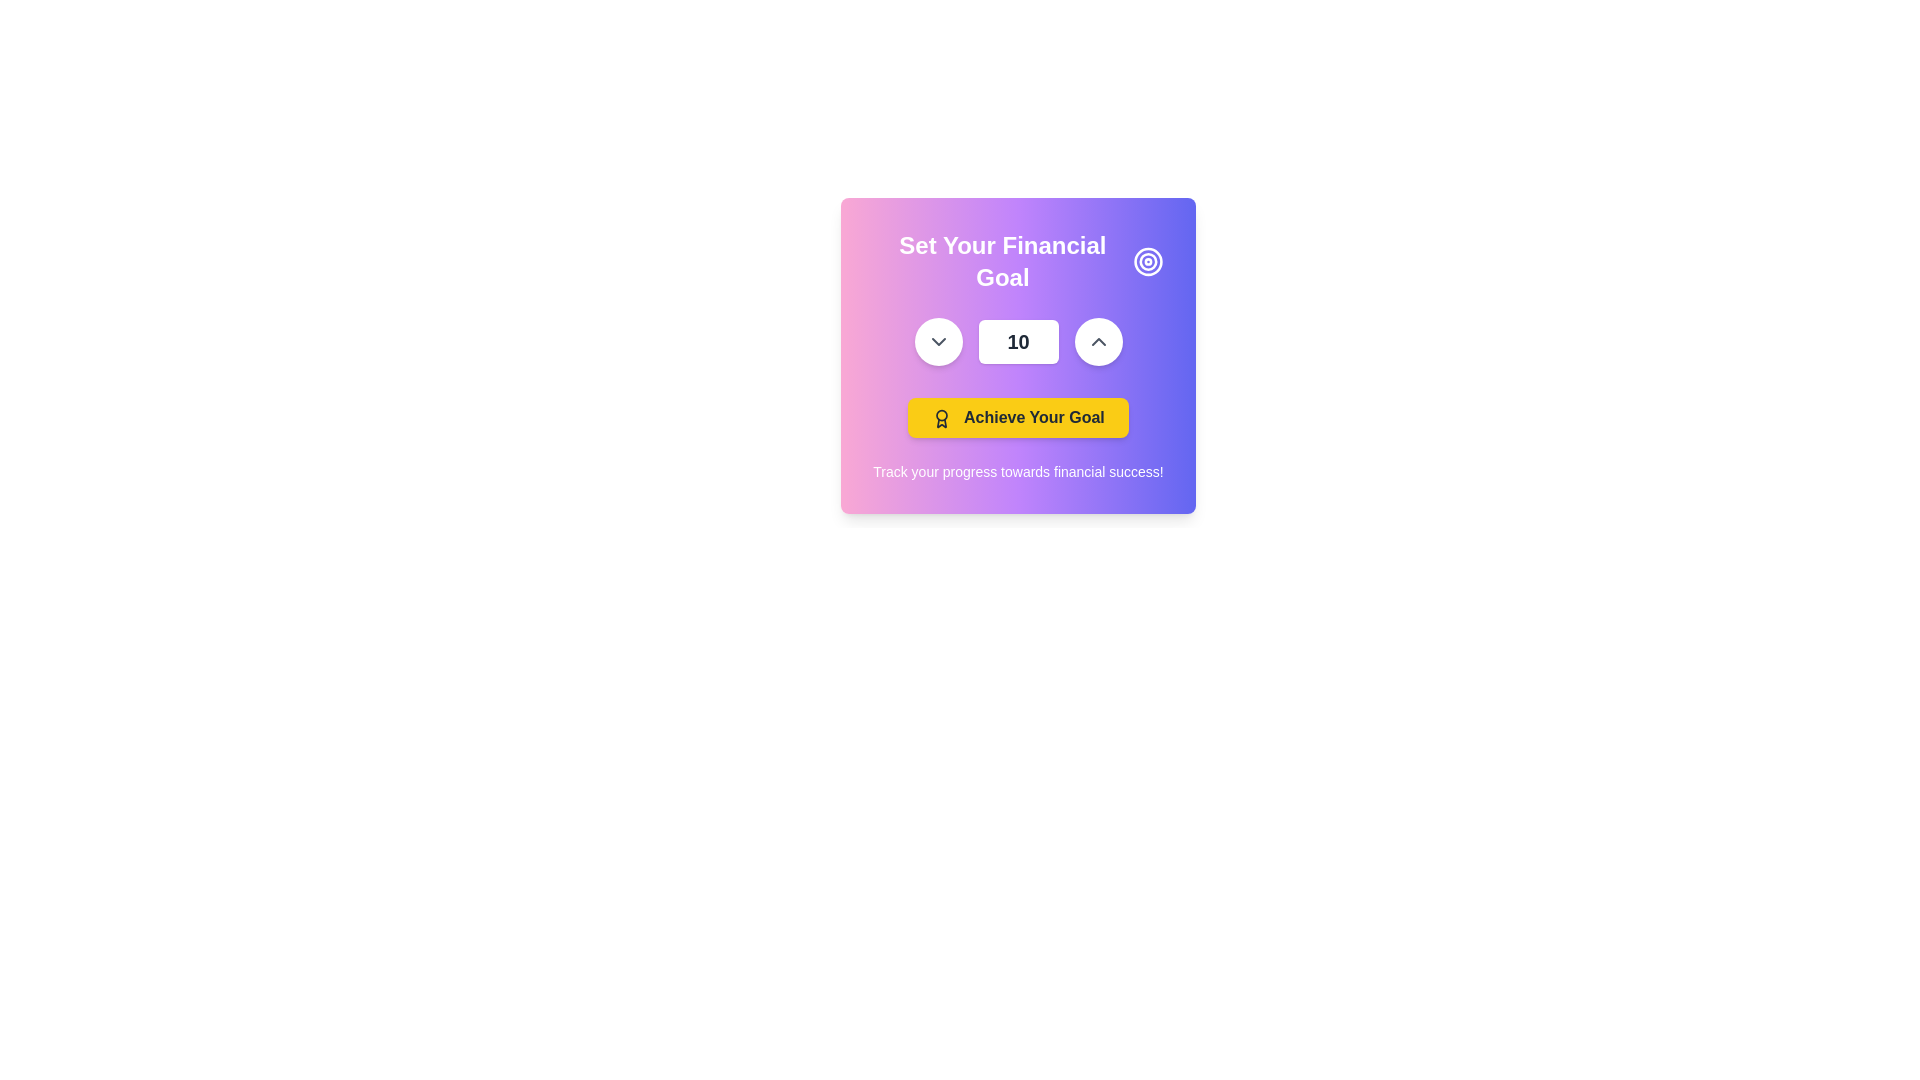 Image resolution: width=1920 pixels, height=1080 pixels. I want to click on header text which indicates the primary action or functionality of setting a financial goal, located at the center of the header section of the card component, so click(1003, 261).